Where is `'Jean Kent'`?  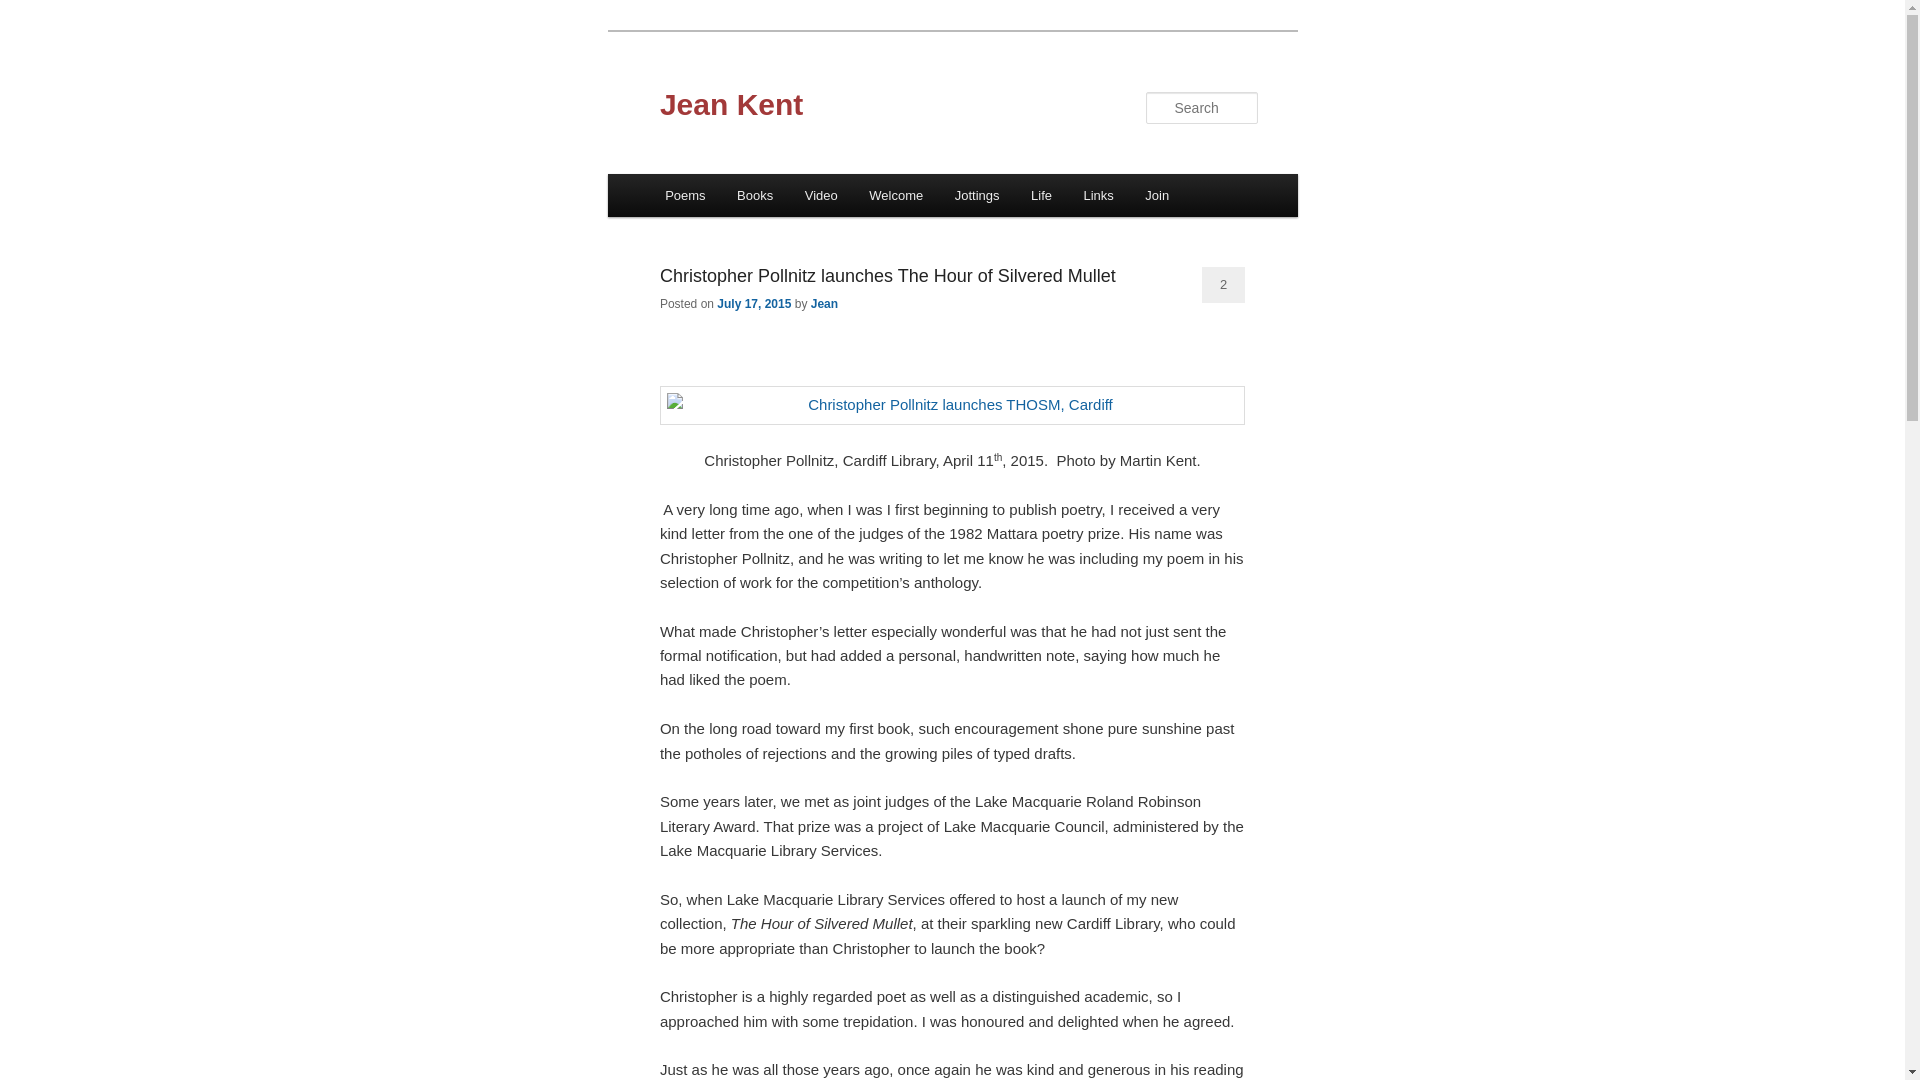
'Jean Kent' is located at coordinates (730, 104).